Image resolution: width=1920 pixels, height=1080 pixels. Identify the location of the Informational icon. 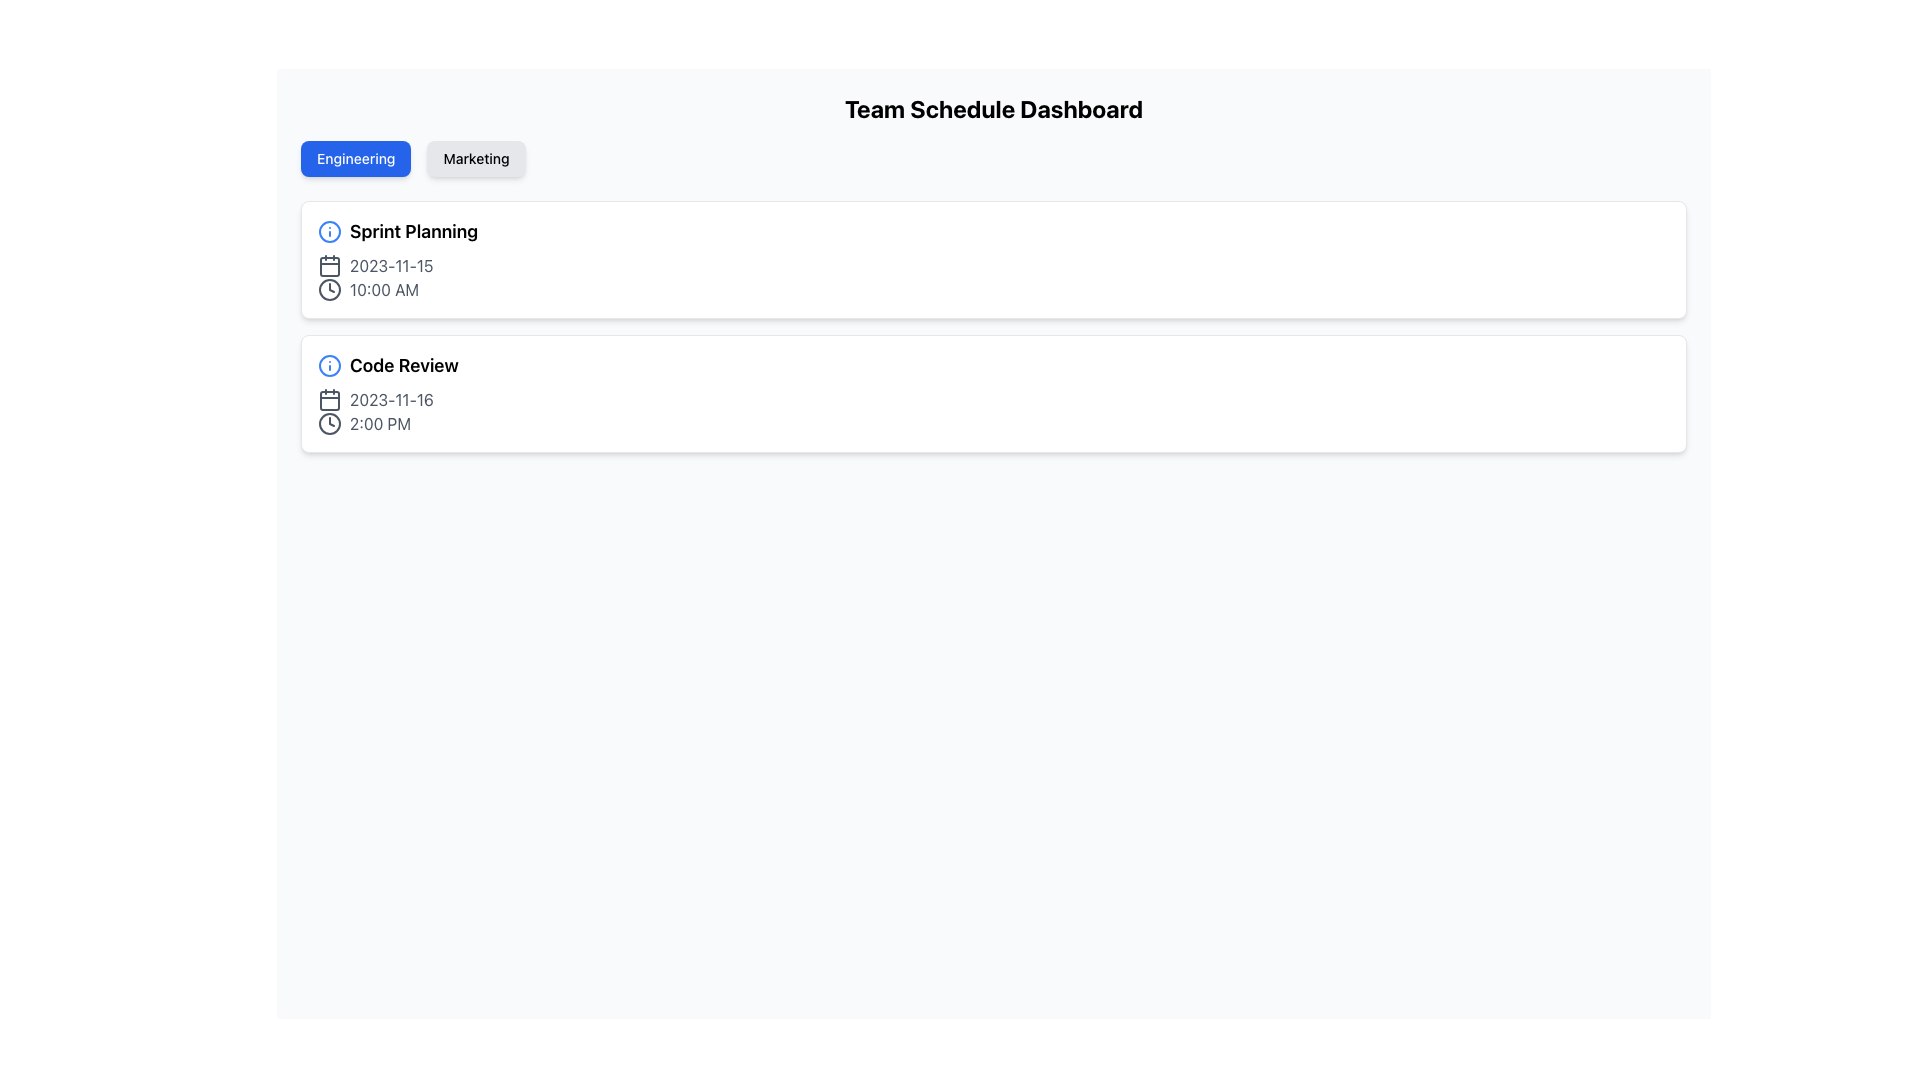
(330, 366).